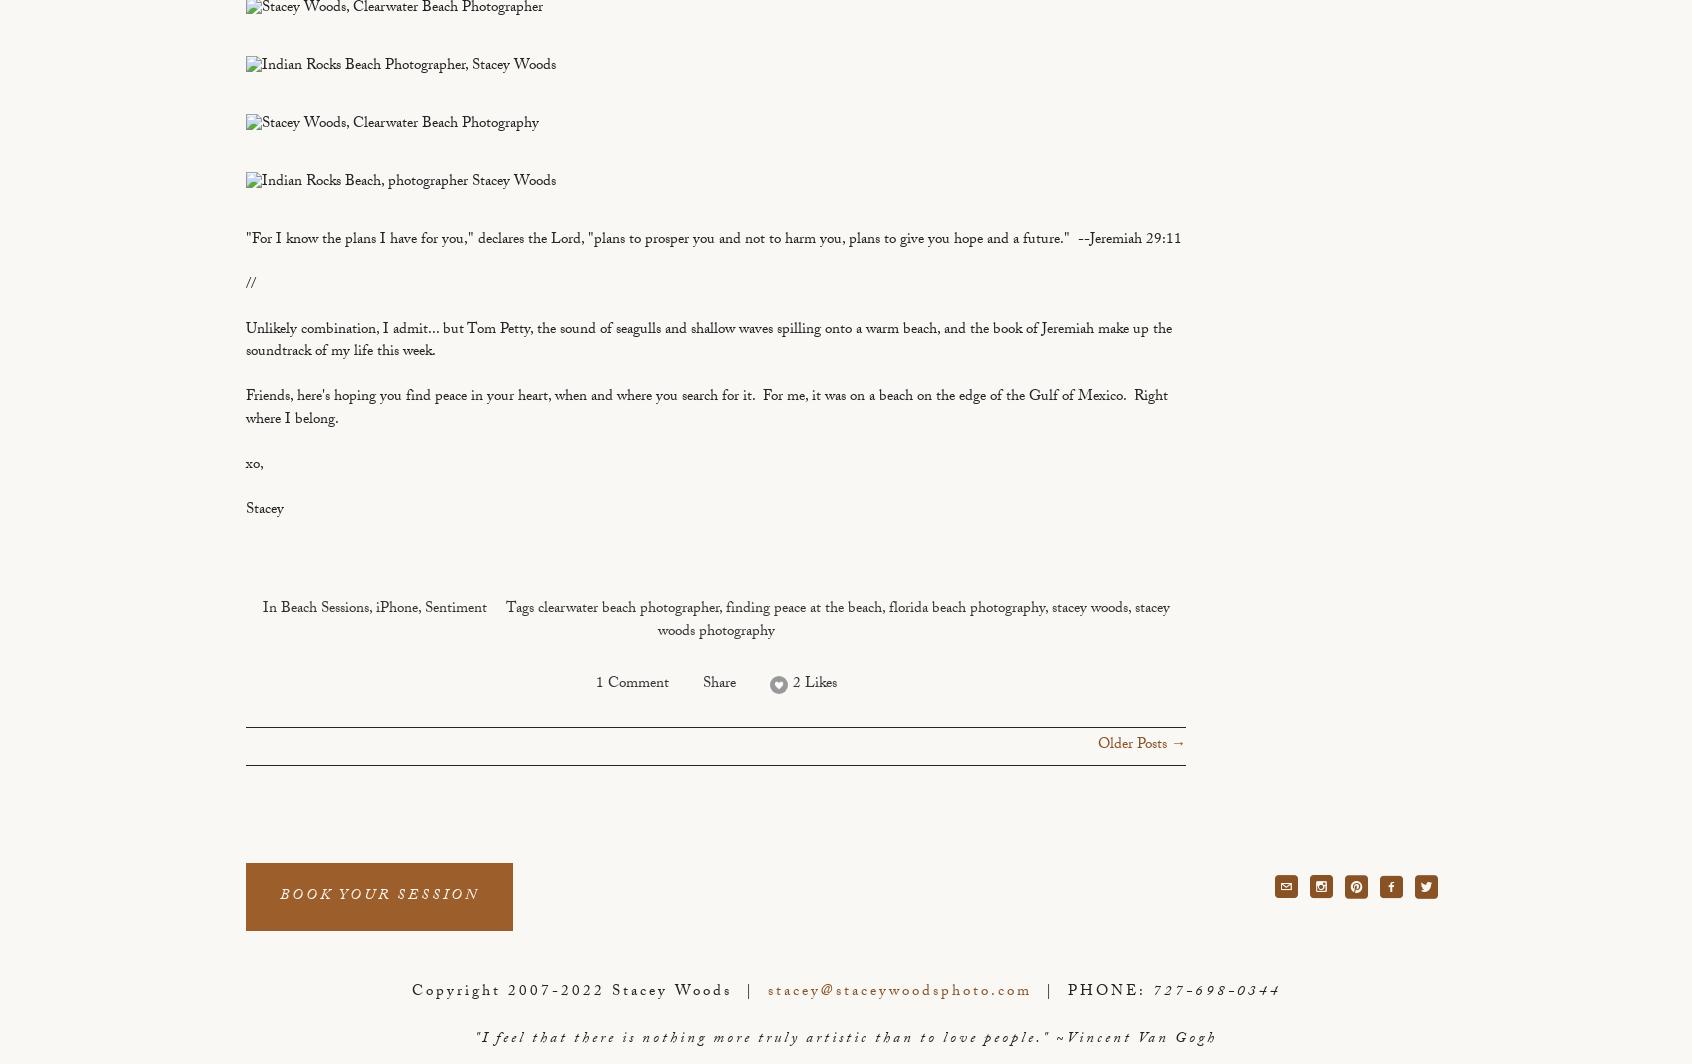 The width and height of the screenshot is (1692, 1064). What do you see at coordinates (280, 896) in the screenshot?
I see `'BOOK YOUR SESSION'` at bounding box center [280, 896].